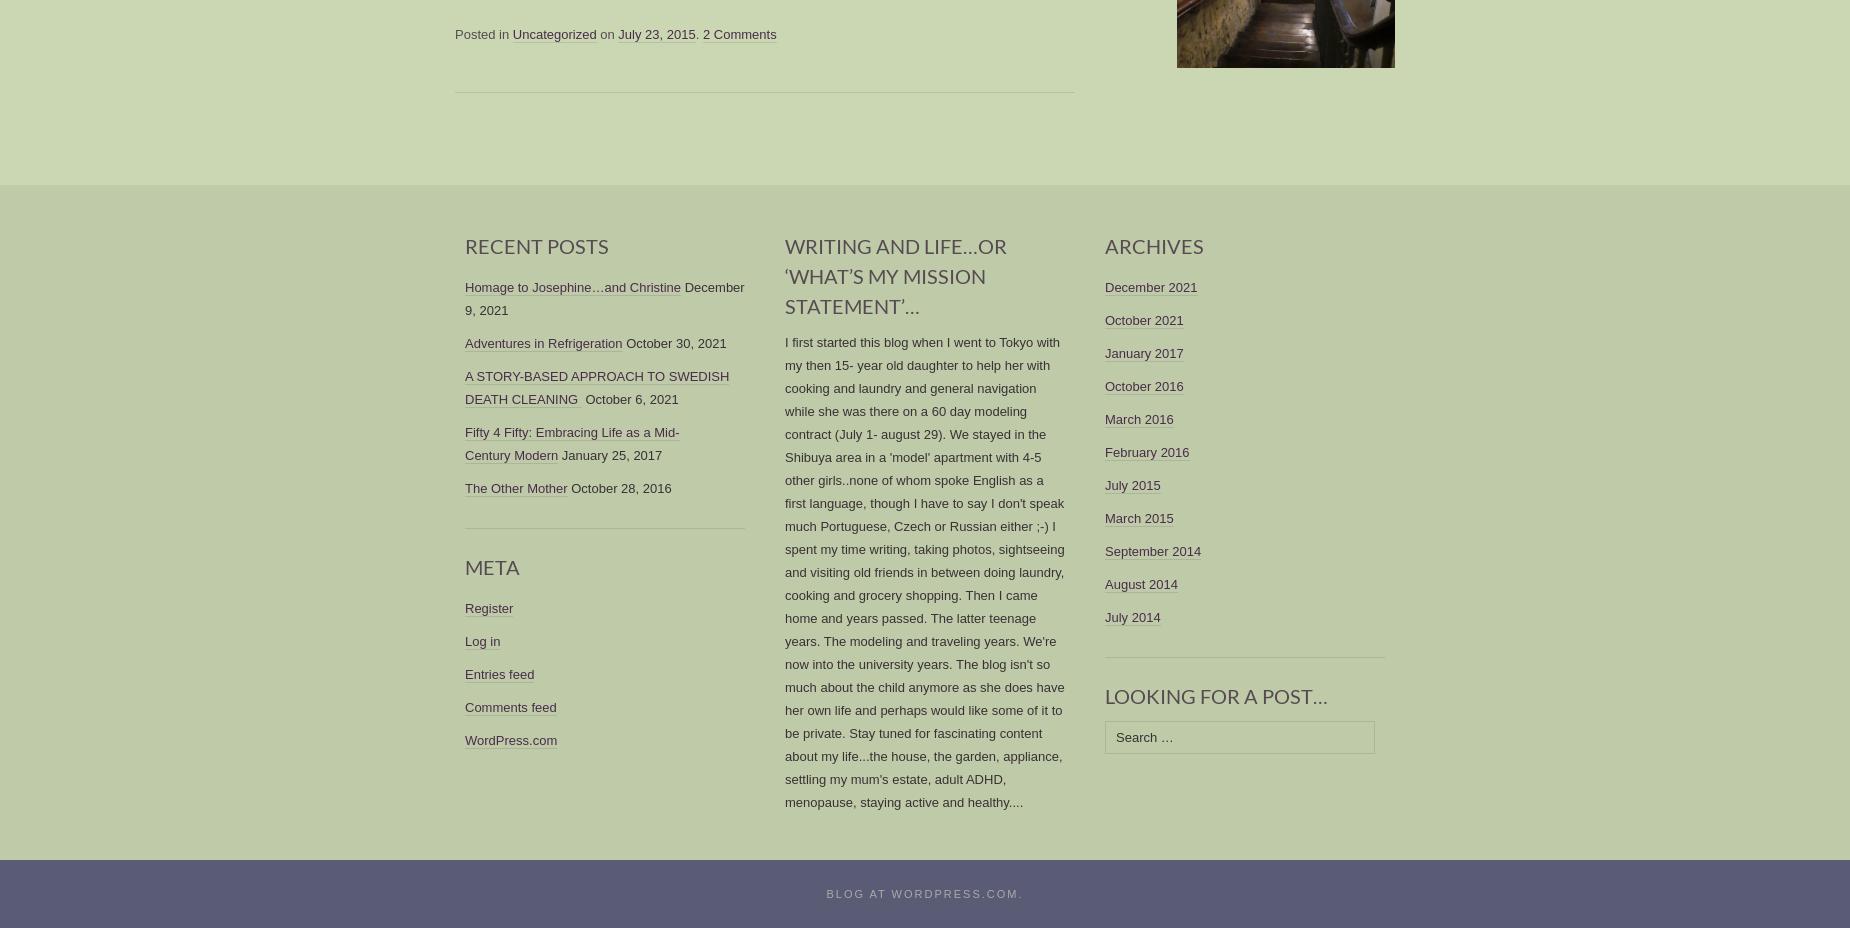  What do you see at coordinates (1151, 550) in the screenshot?
I see `'September 2014'` at bounding box center [1151, 550].